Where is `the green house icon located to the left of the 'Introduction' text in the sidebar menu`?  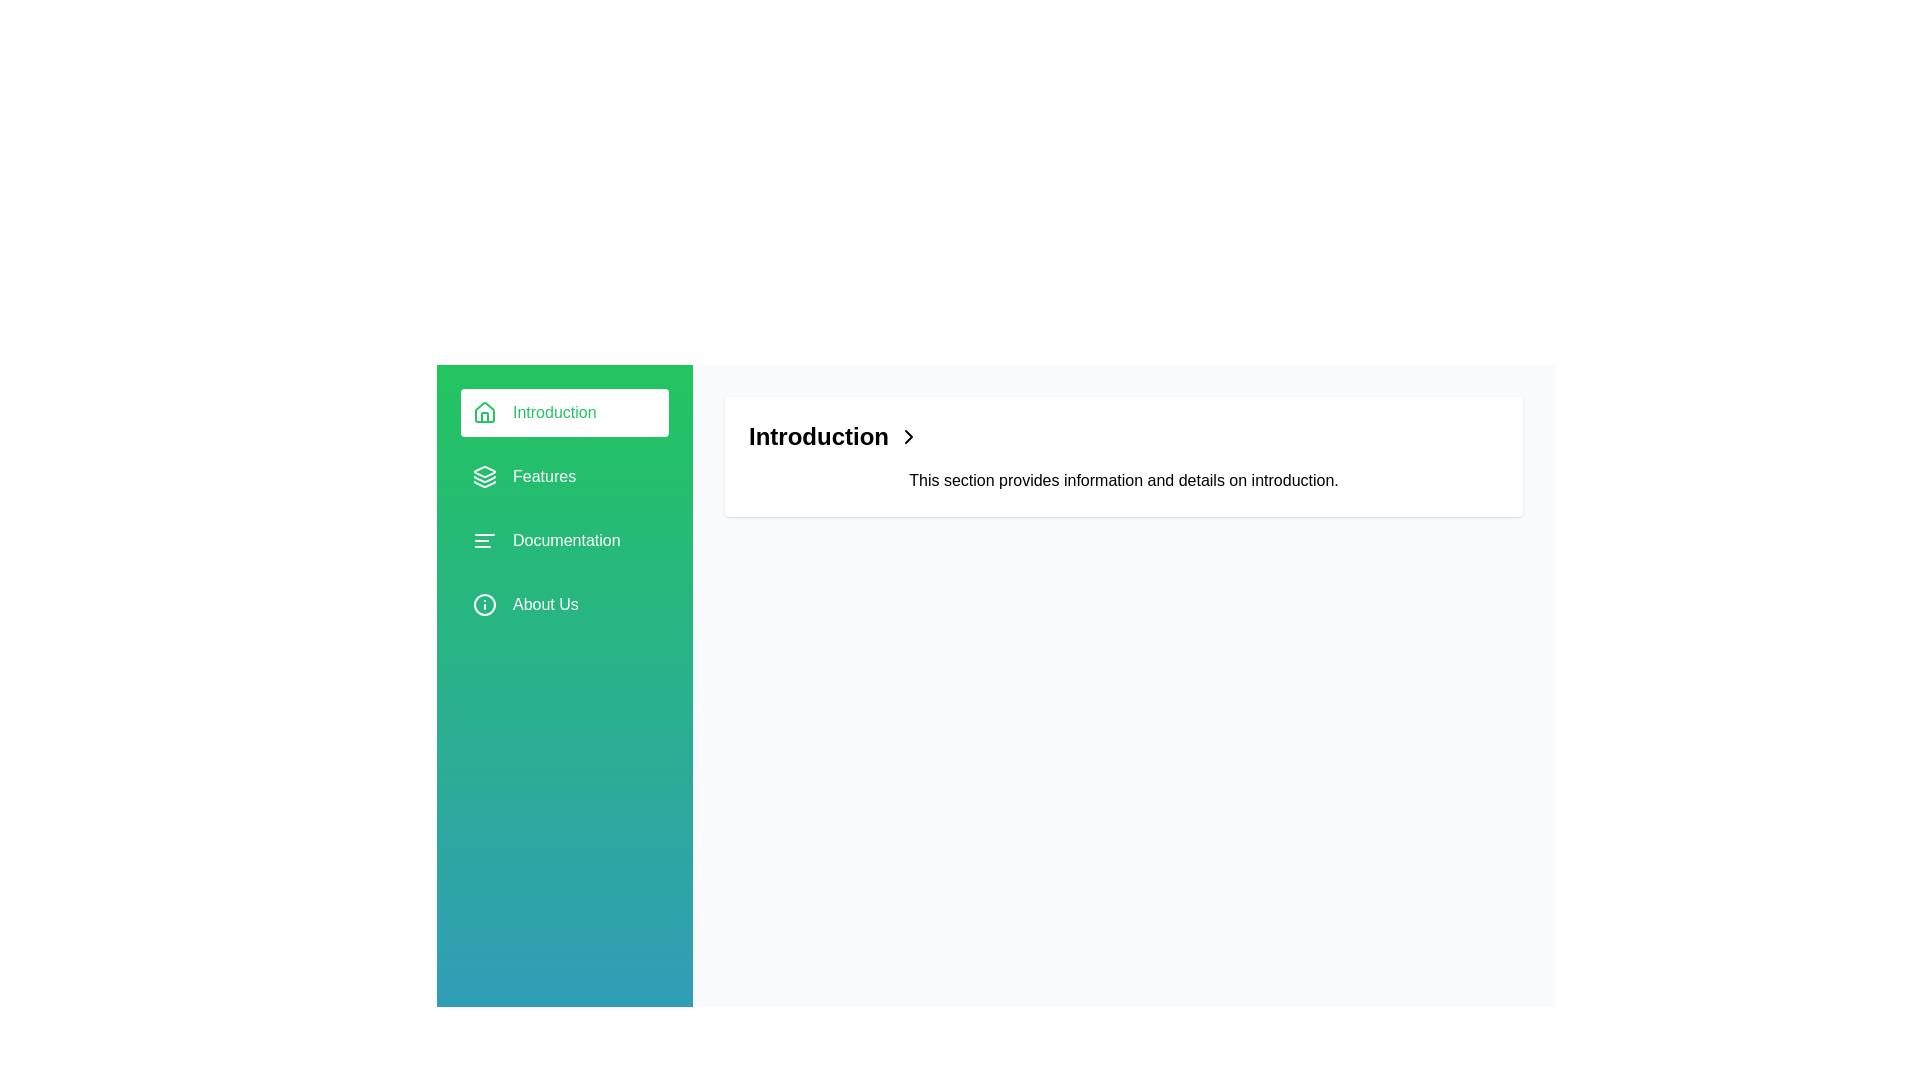
the green house icon located to the left of the 'Introduction' text in the sidebar menu is located at coordinates (484, 411).